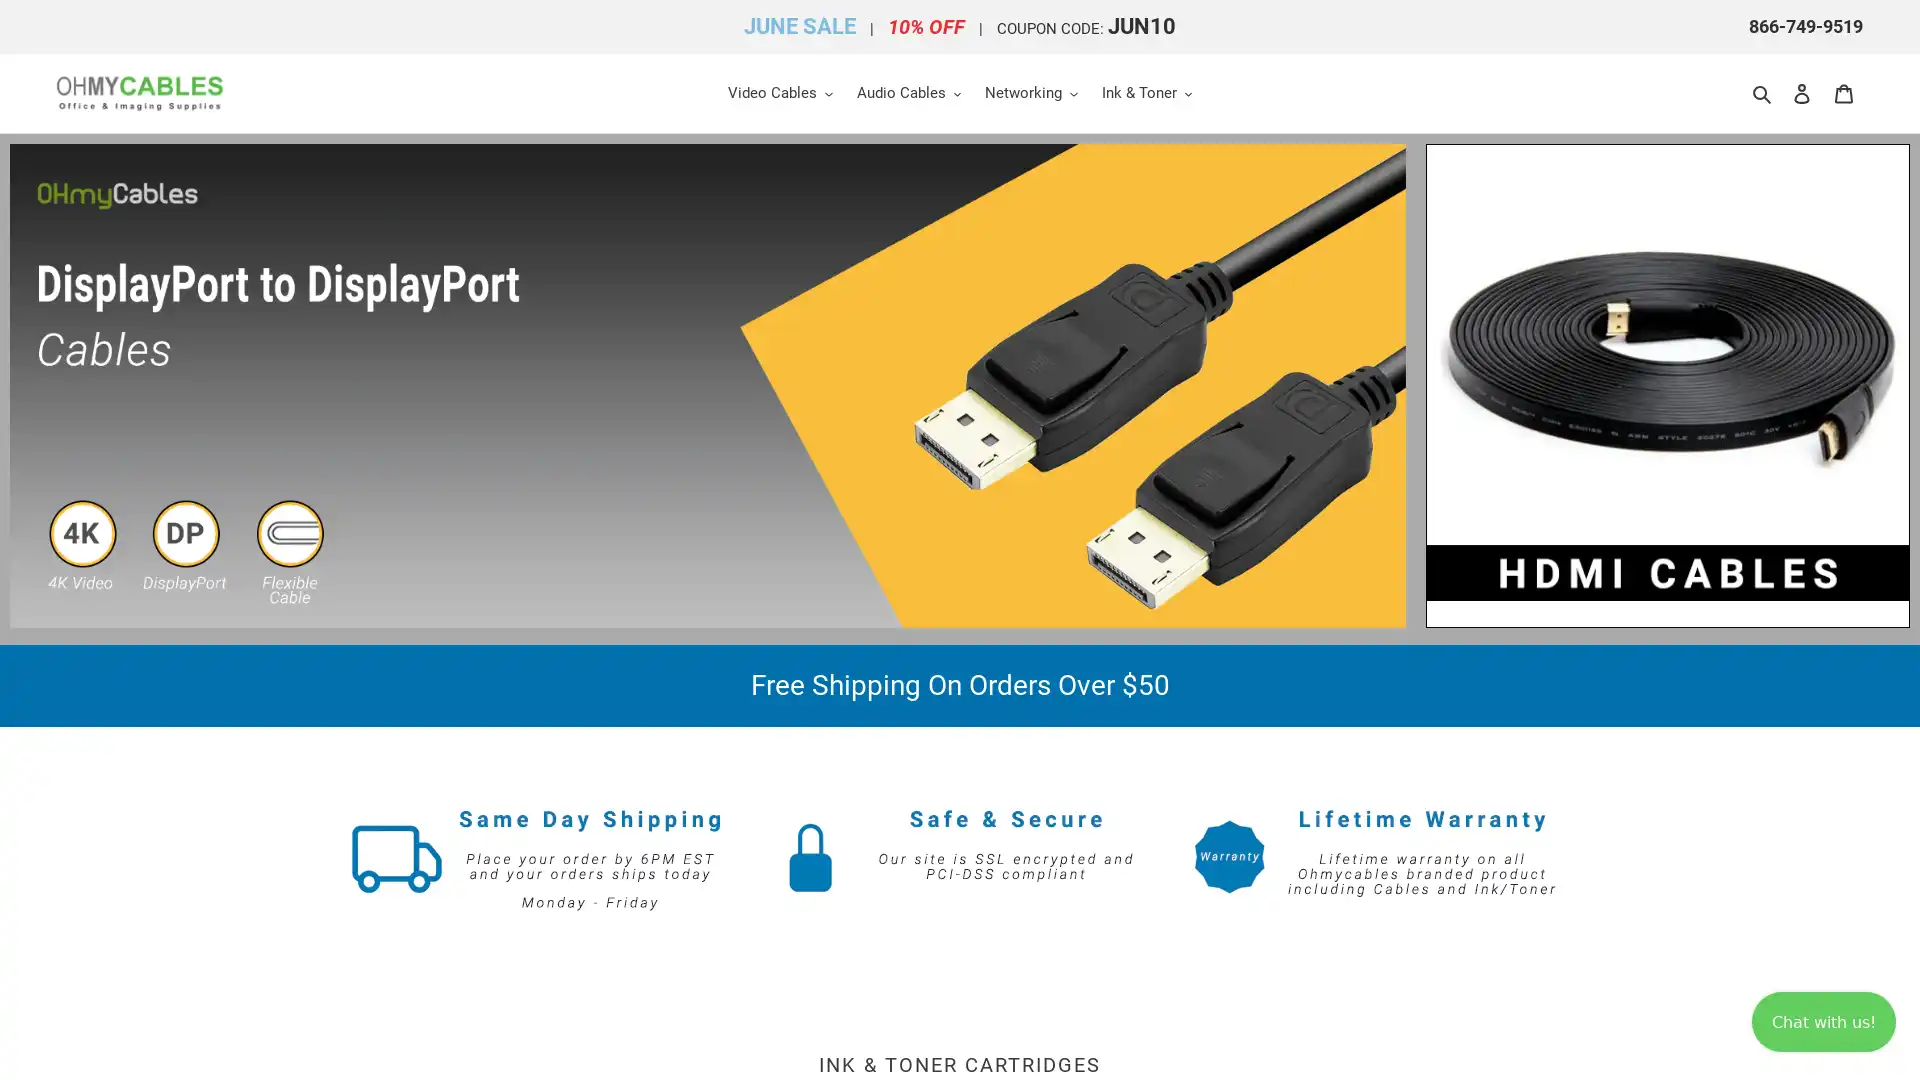  Describe the element at coordinates (1031, 92) in the screenshot. I see `Networking` at that location.